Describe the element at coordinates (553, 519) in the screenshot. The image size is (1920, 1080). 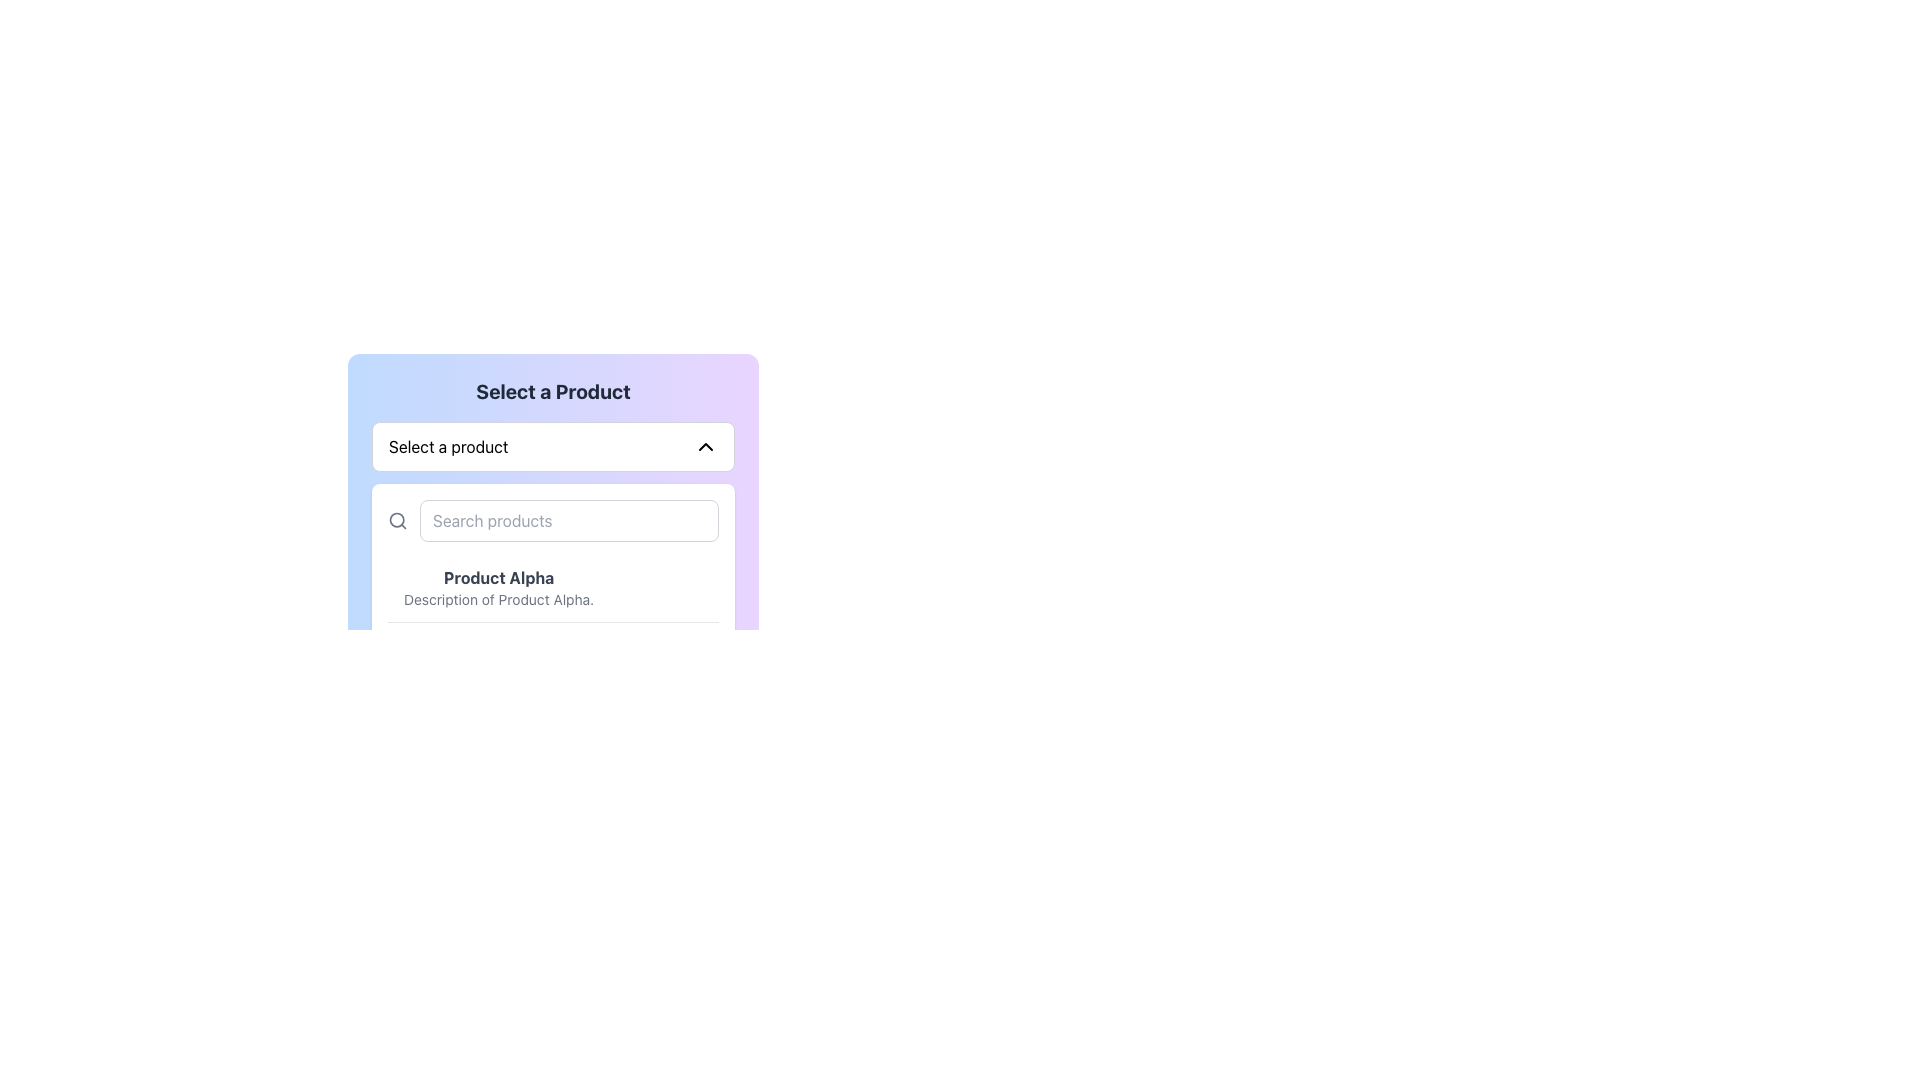
I see `the search input field located beneath the 'Select a Product' dropdown to enter search queries for filtering products` at that location.